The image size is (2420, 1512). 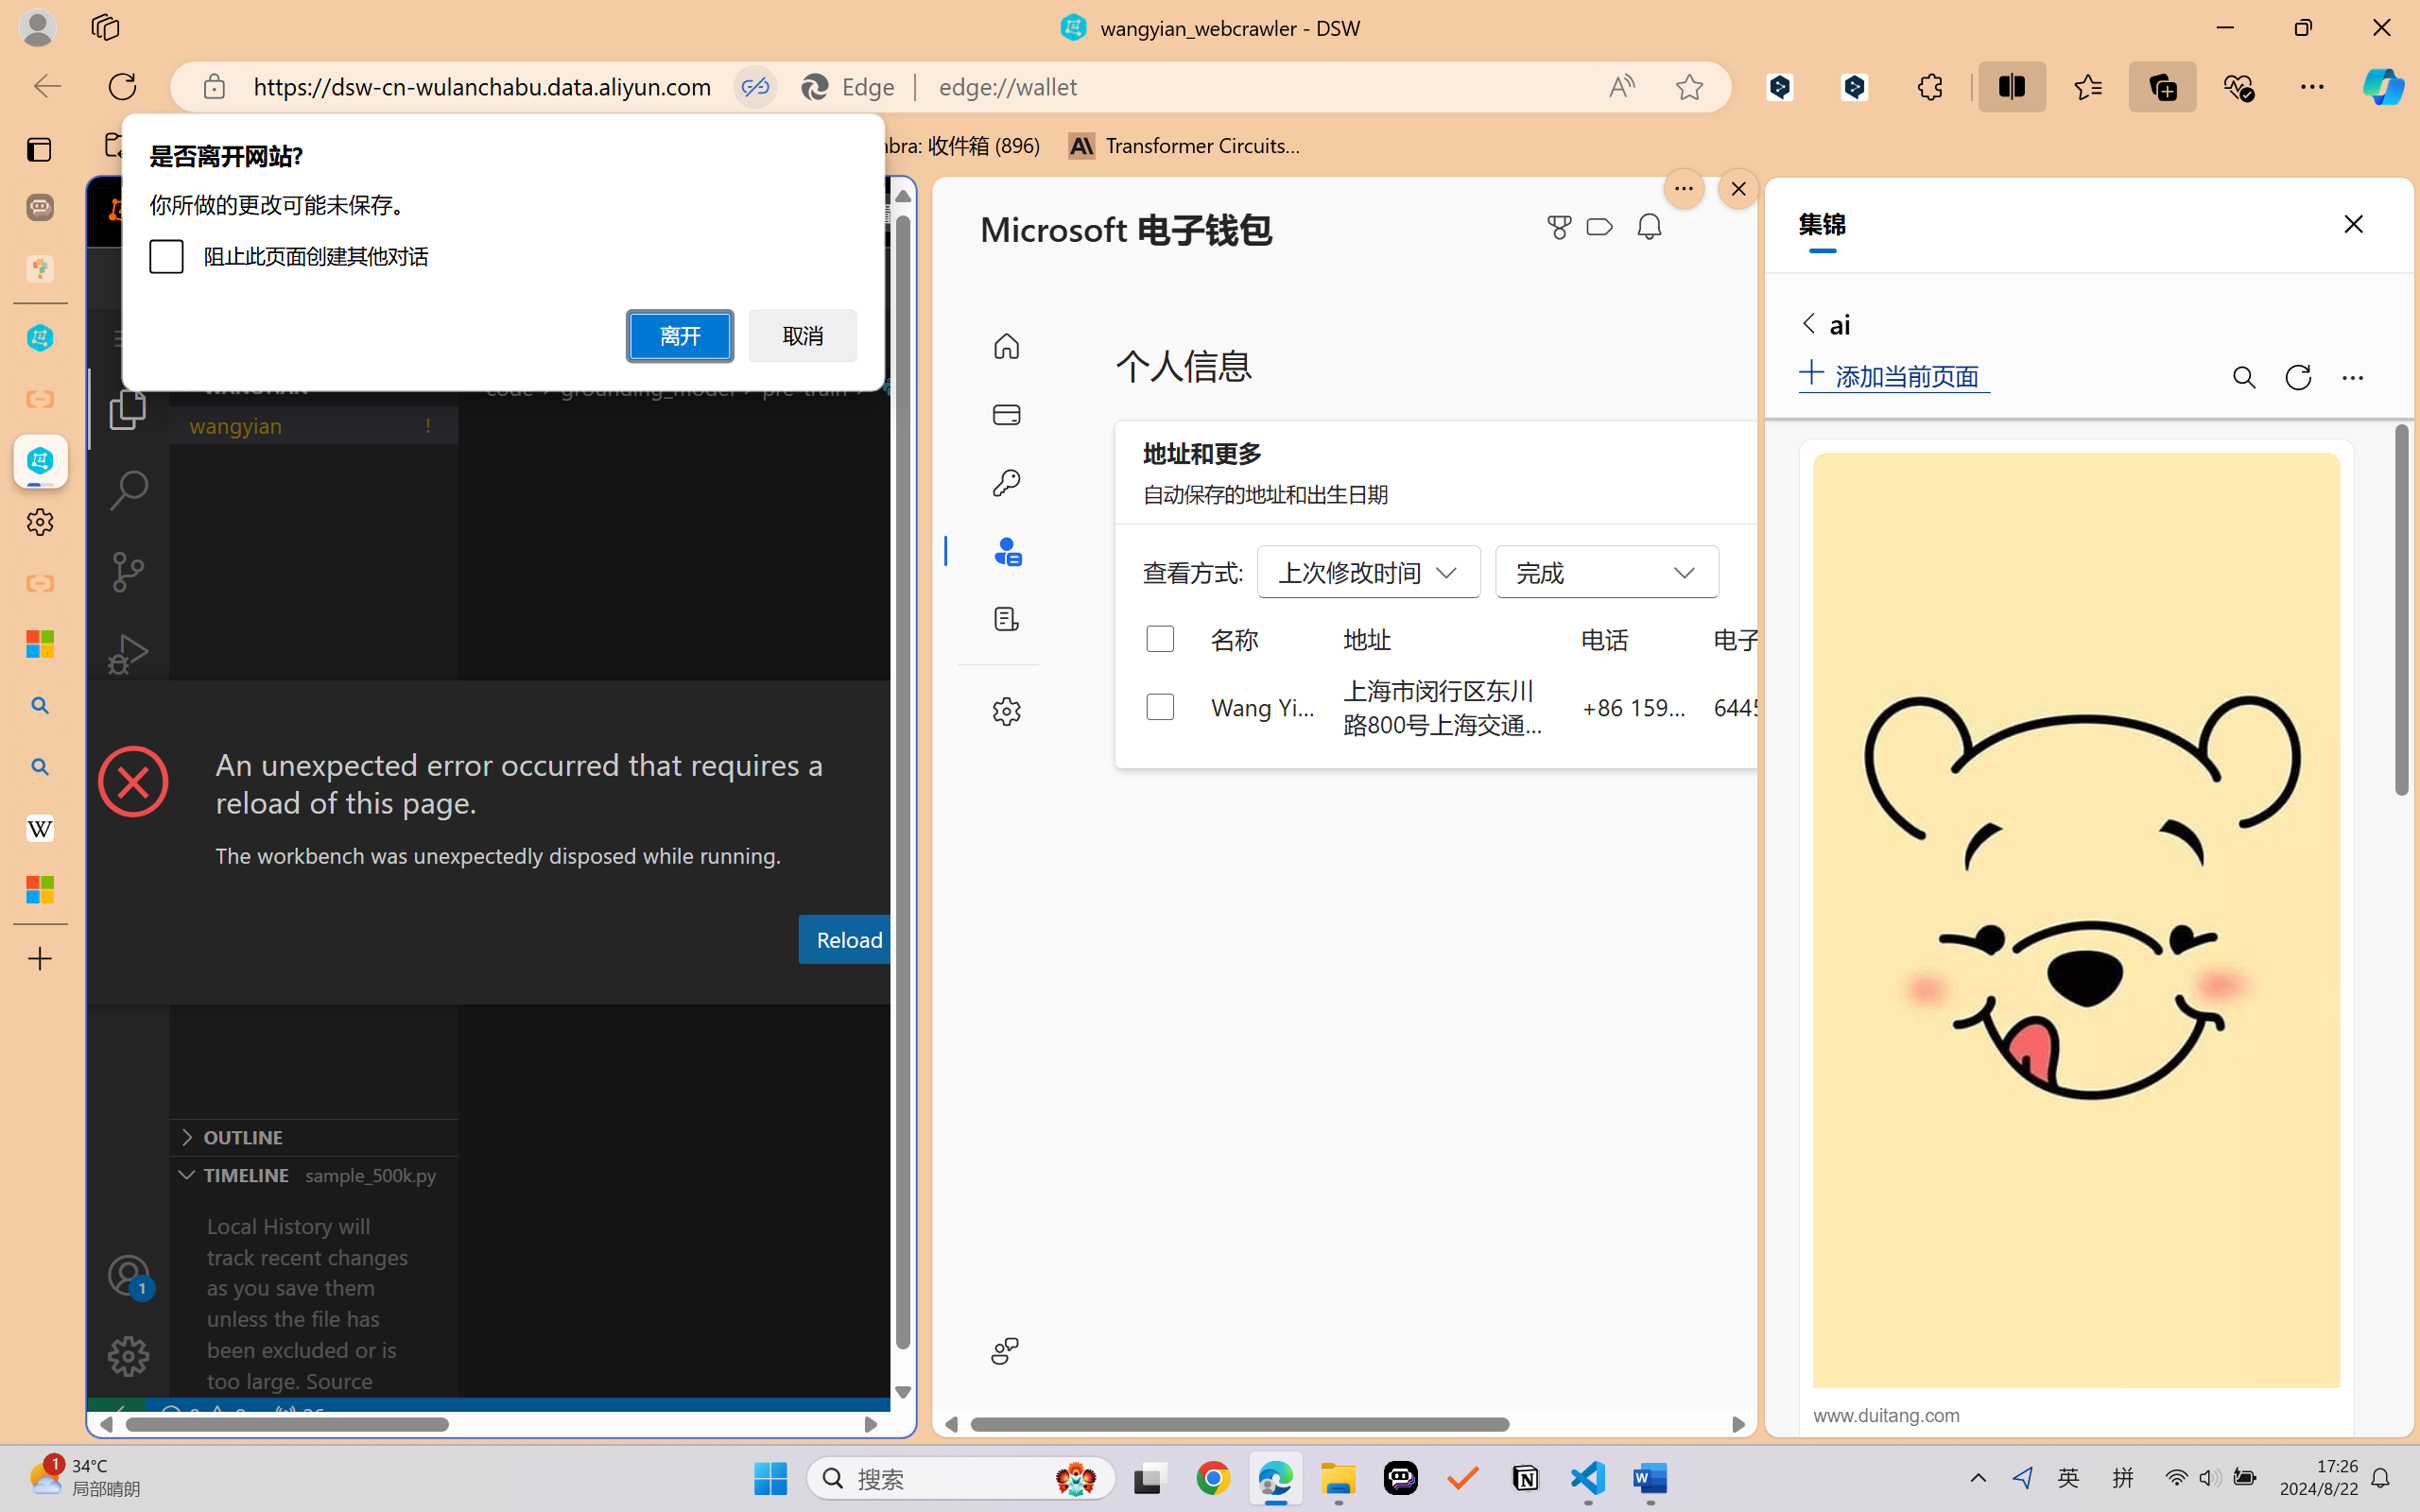 What do you see at coordinates (200, 1415) in the screenshot?
I see `'No Problems'` at bounding box center [200, 1415].